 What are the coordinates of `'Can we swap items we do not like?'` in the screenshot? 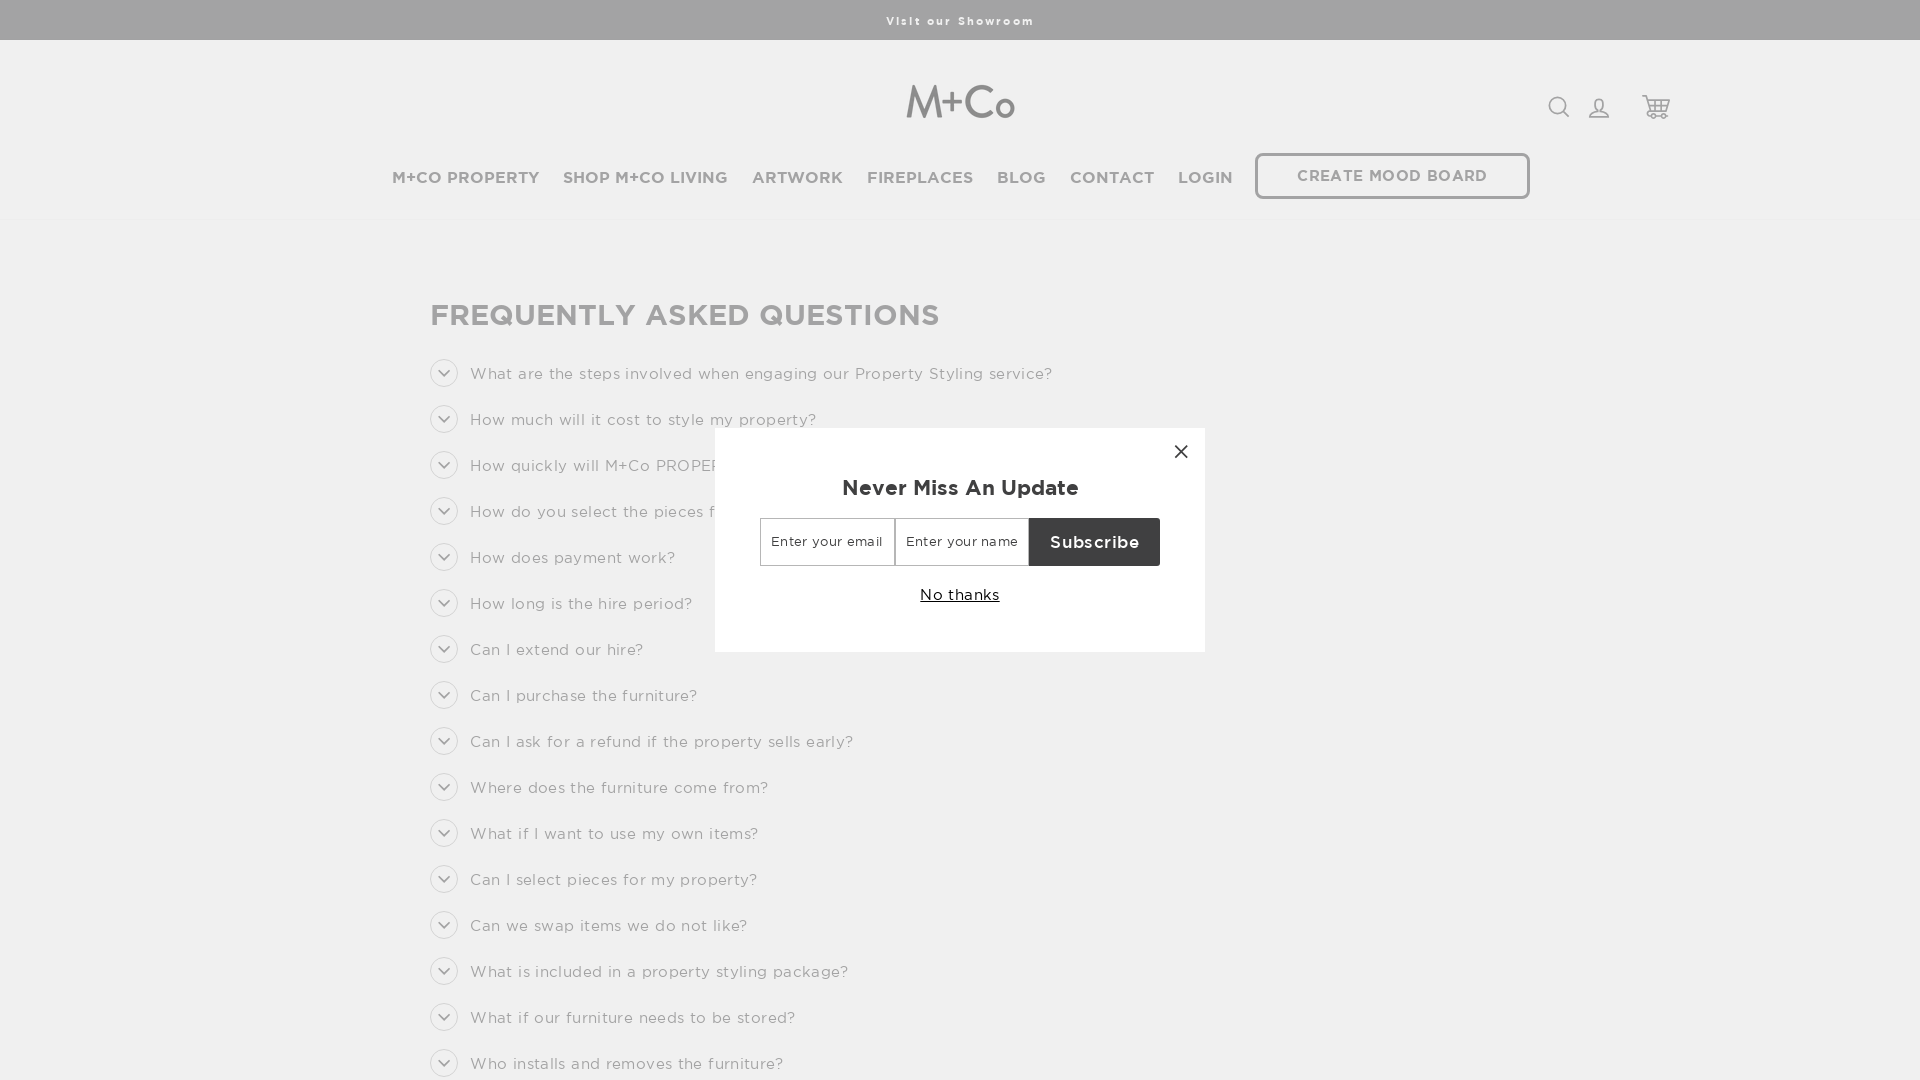 It's located at (587, 925).